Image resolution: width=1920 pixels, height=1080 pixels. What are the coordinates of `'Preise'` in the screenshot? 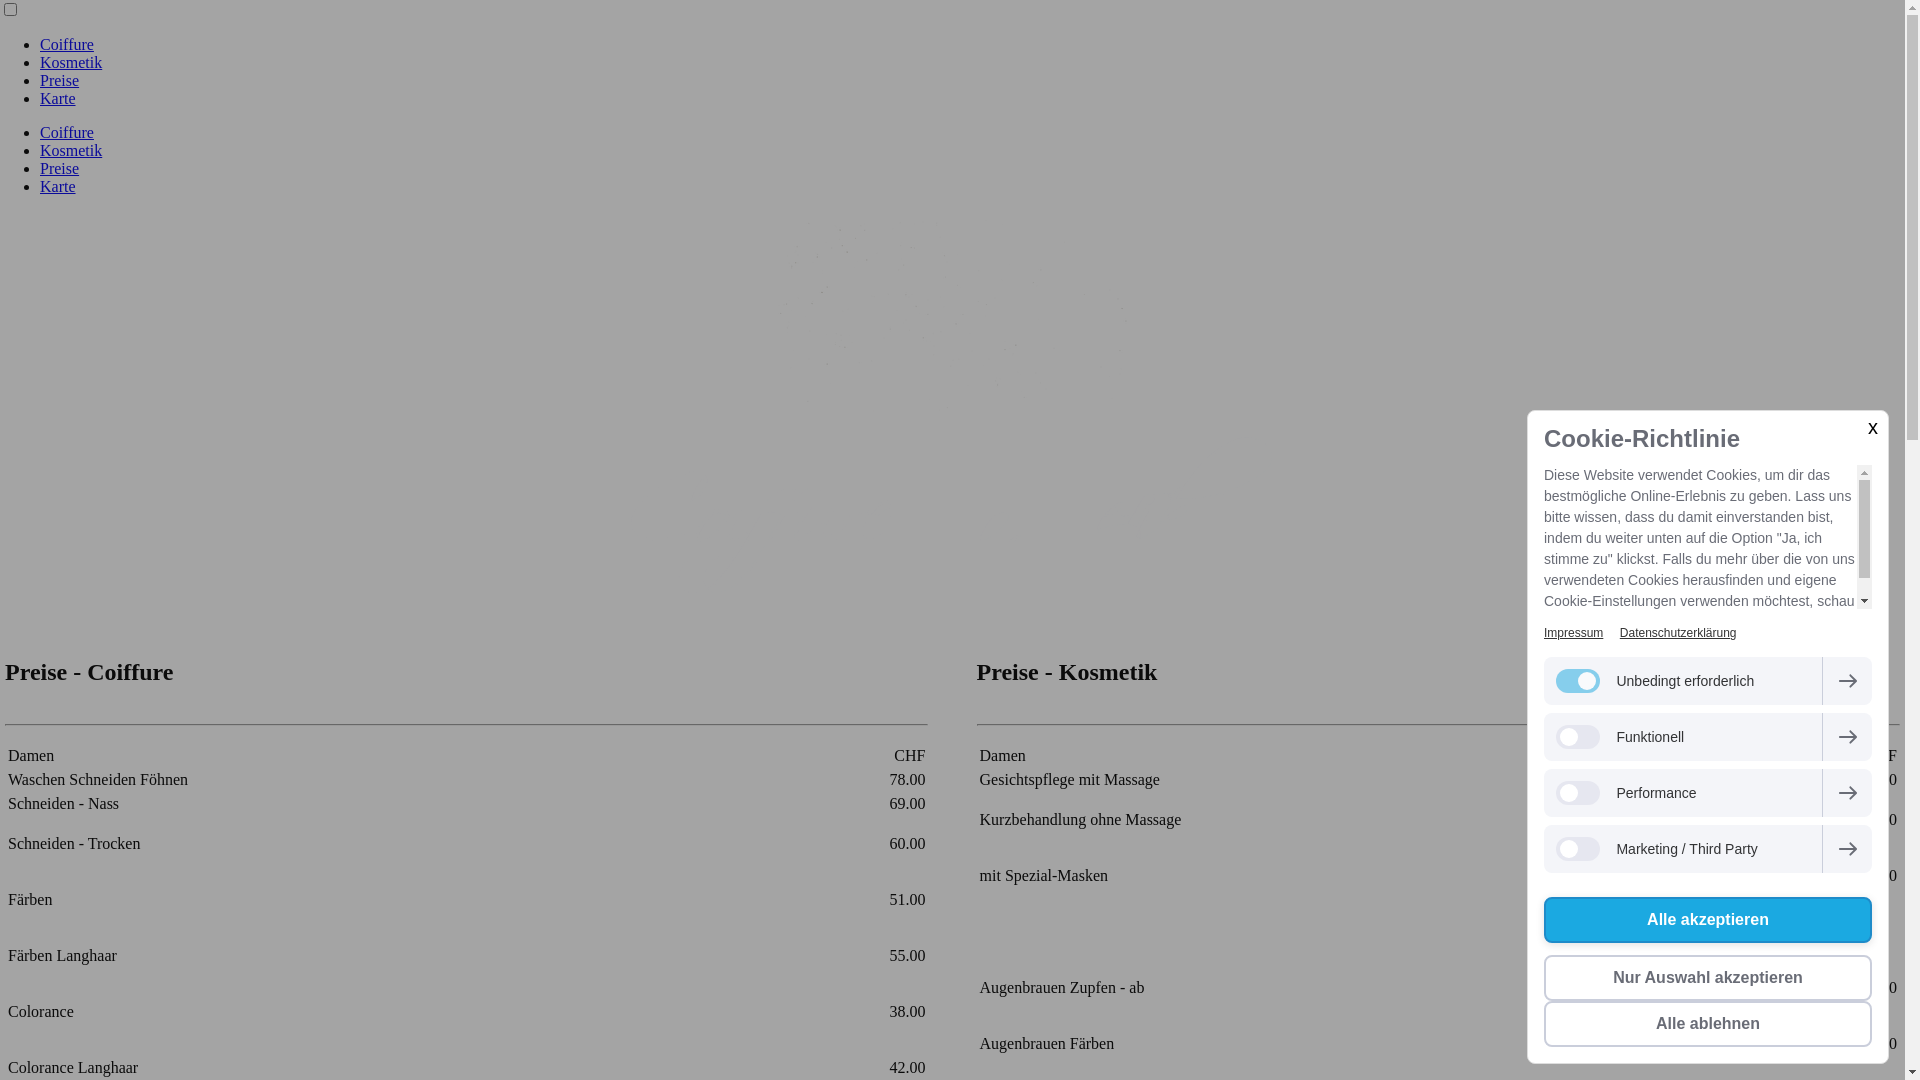 It's located at (59, 79).